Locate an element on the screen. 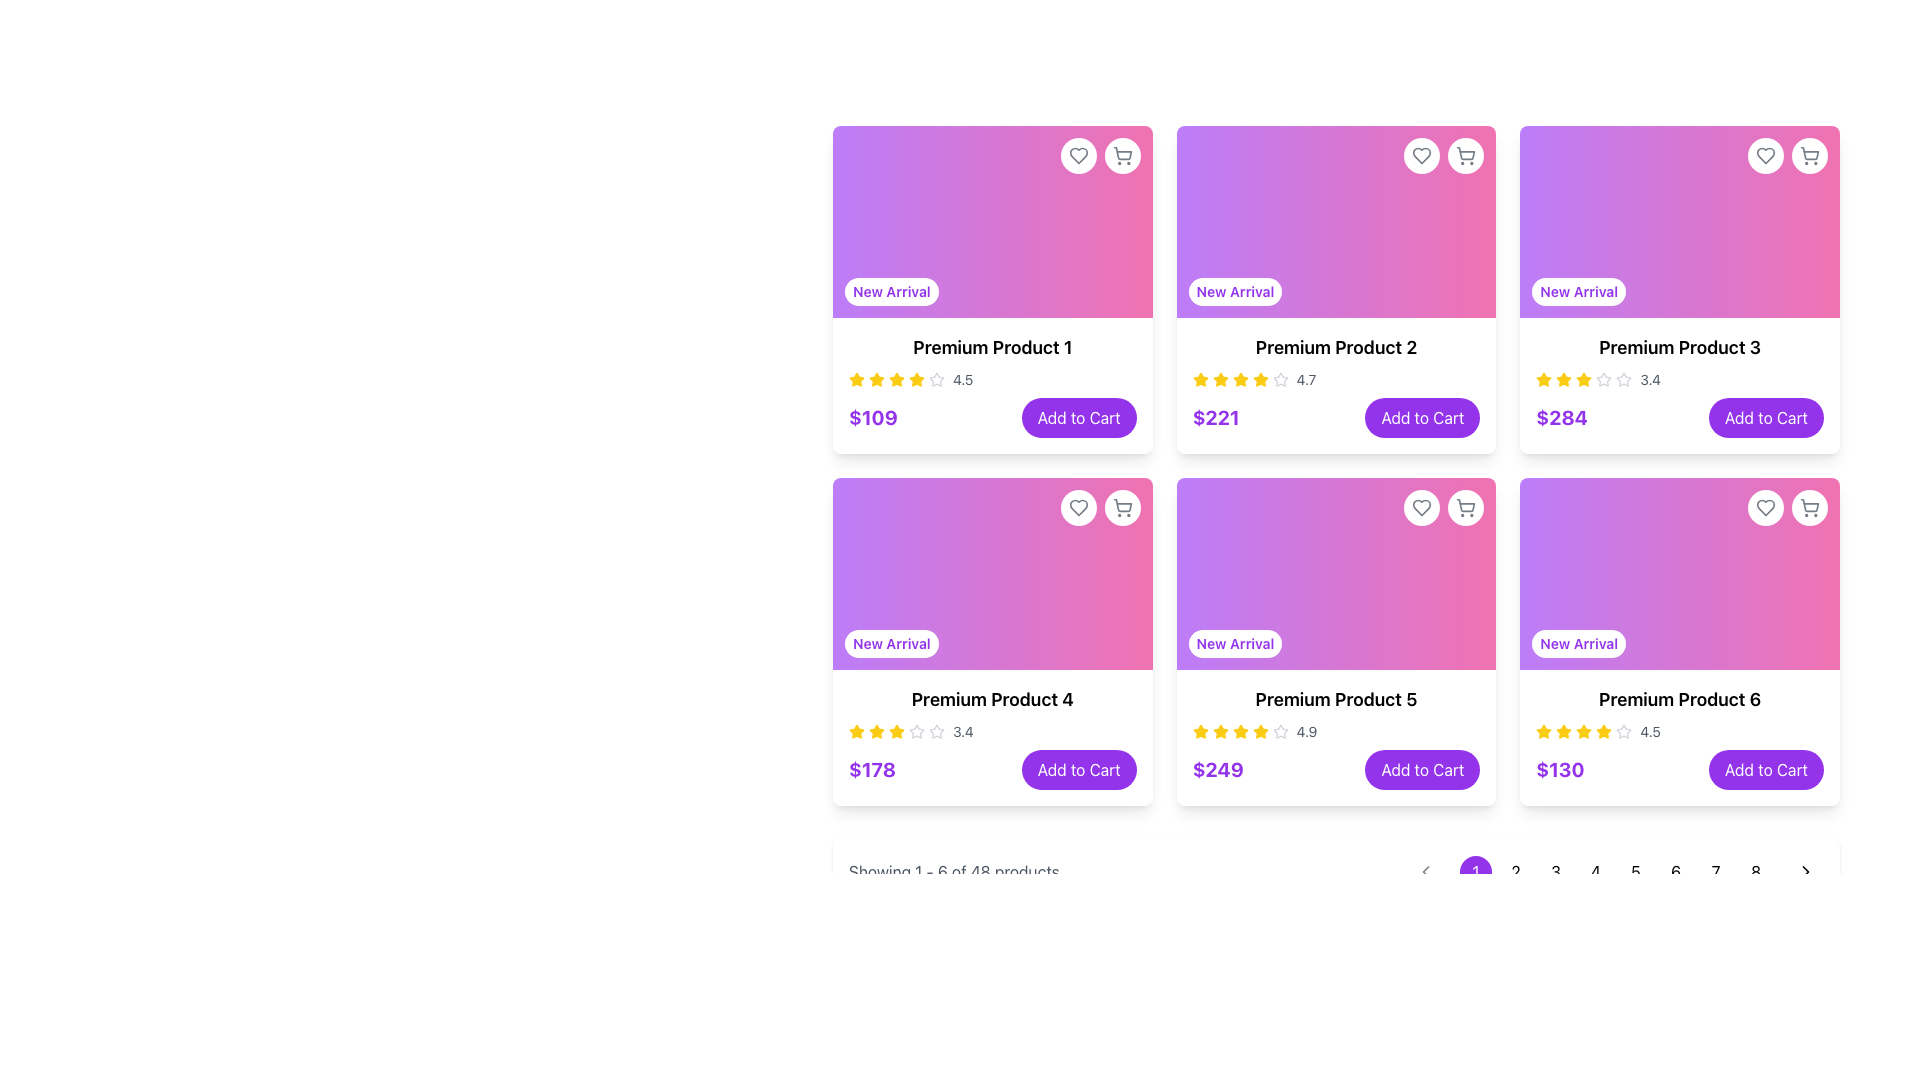 The image size is (1920, 1080). the shopping cart icon located in the top-right corner of the card for 'Premium Product 3' is located at coordinates (1809, 154).